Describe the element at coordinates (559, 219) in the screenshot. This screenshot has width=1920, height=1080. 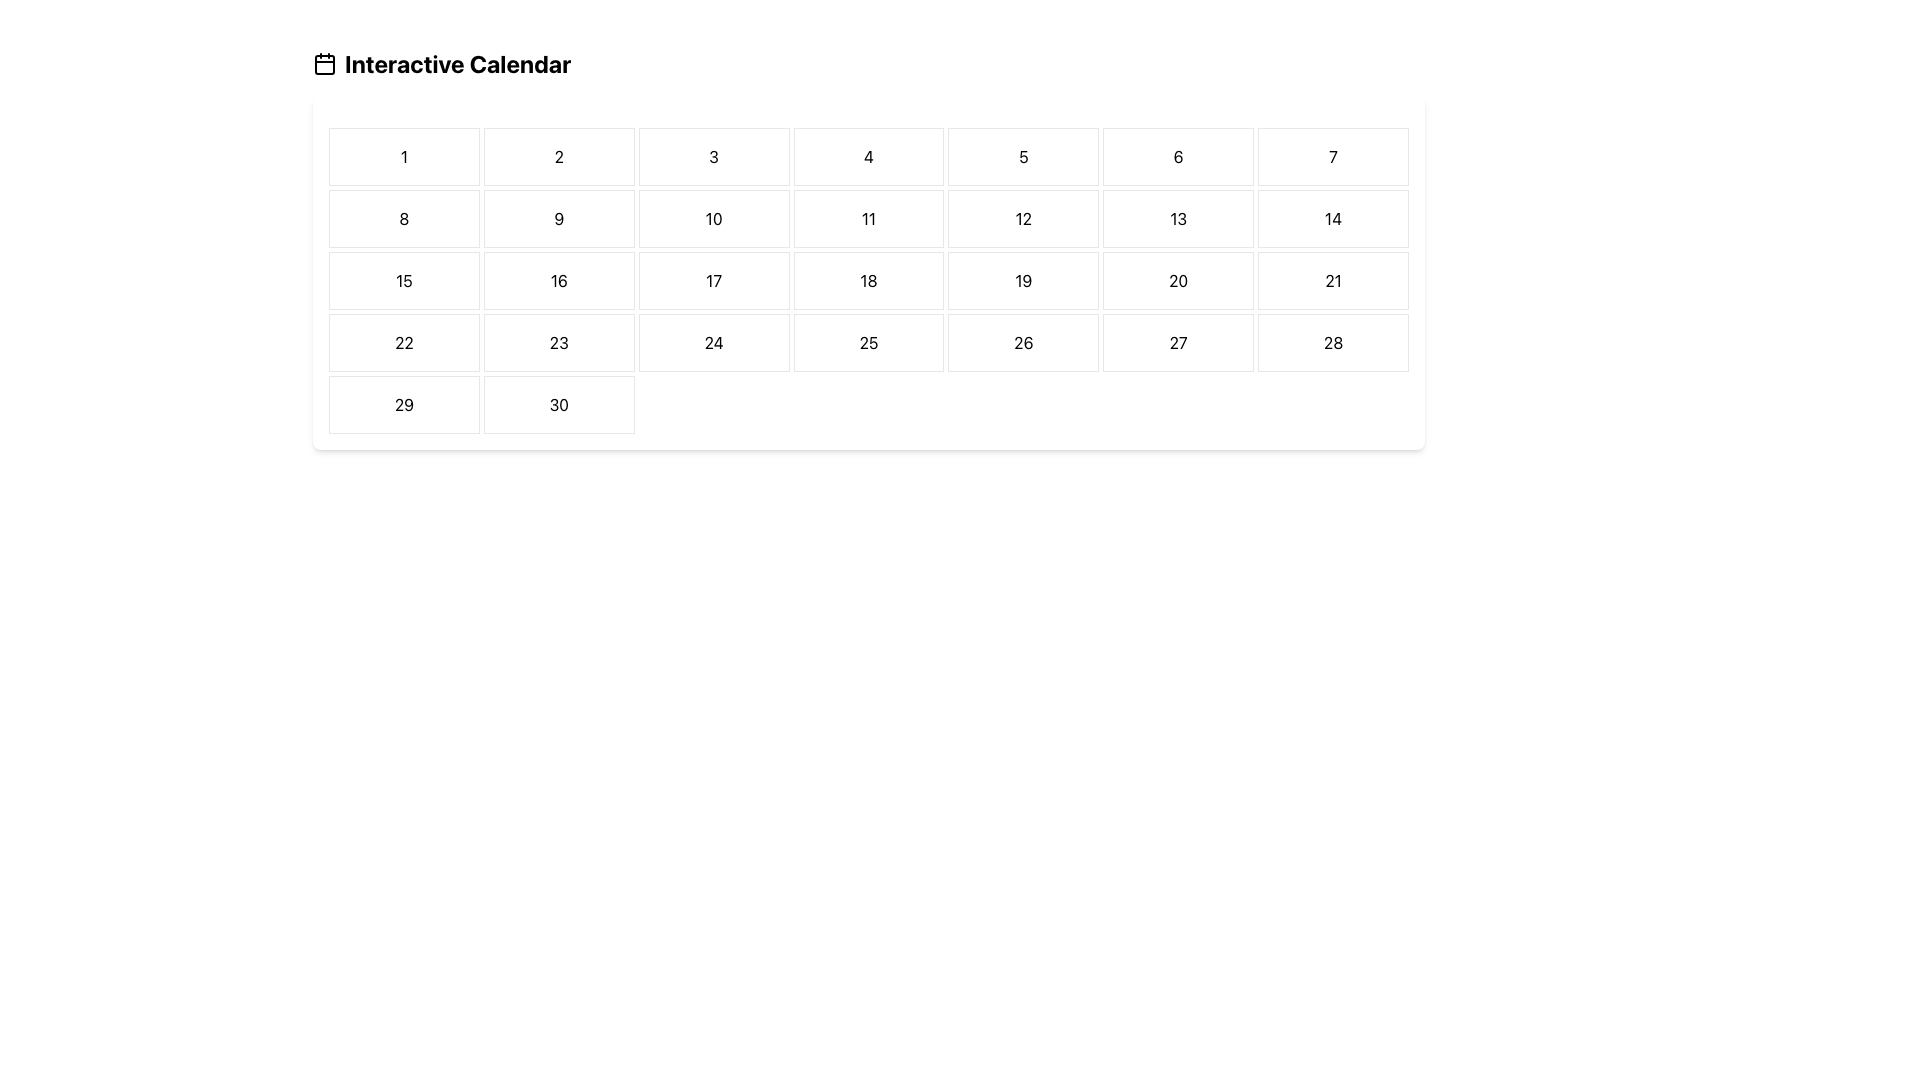
I see `the button-like grid cell representing the number 9, located in the second row and second column of the calendar interface` at that location.